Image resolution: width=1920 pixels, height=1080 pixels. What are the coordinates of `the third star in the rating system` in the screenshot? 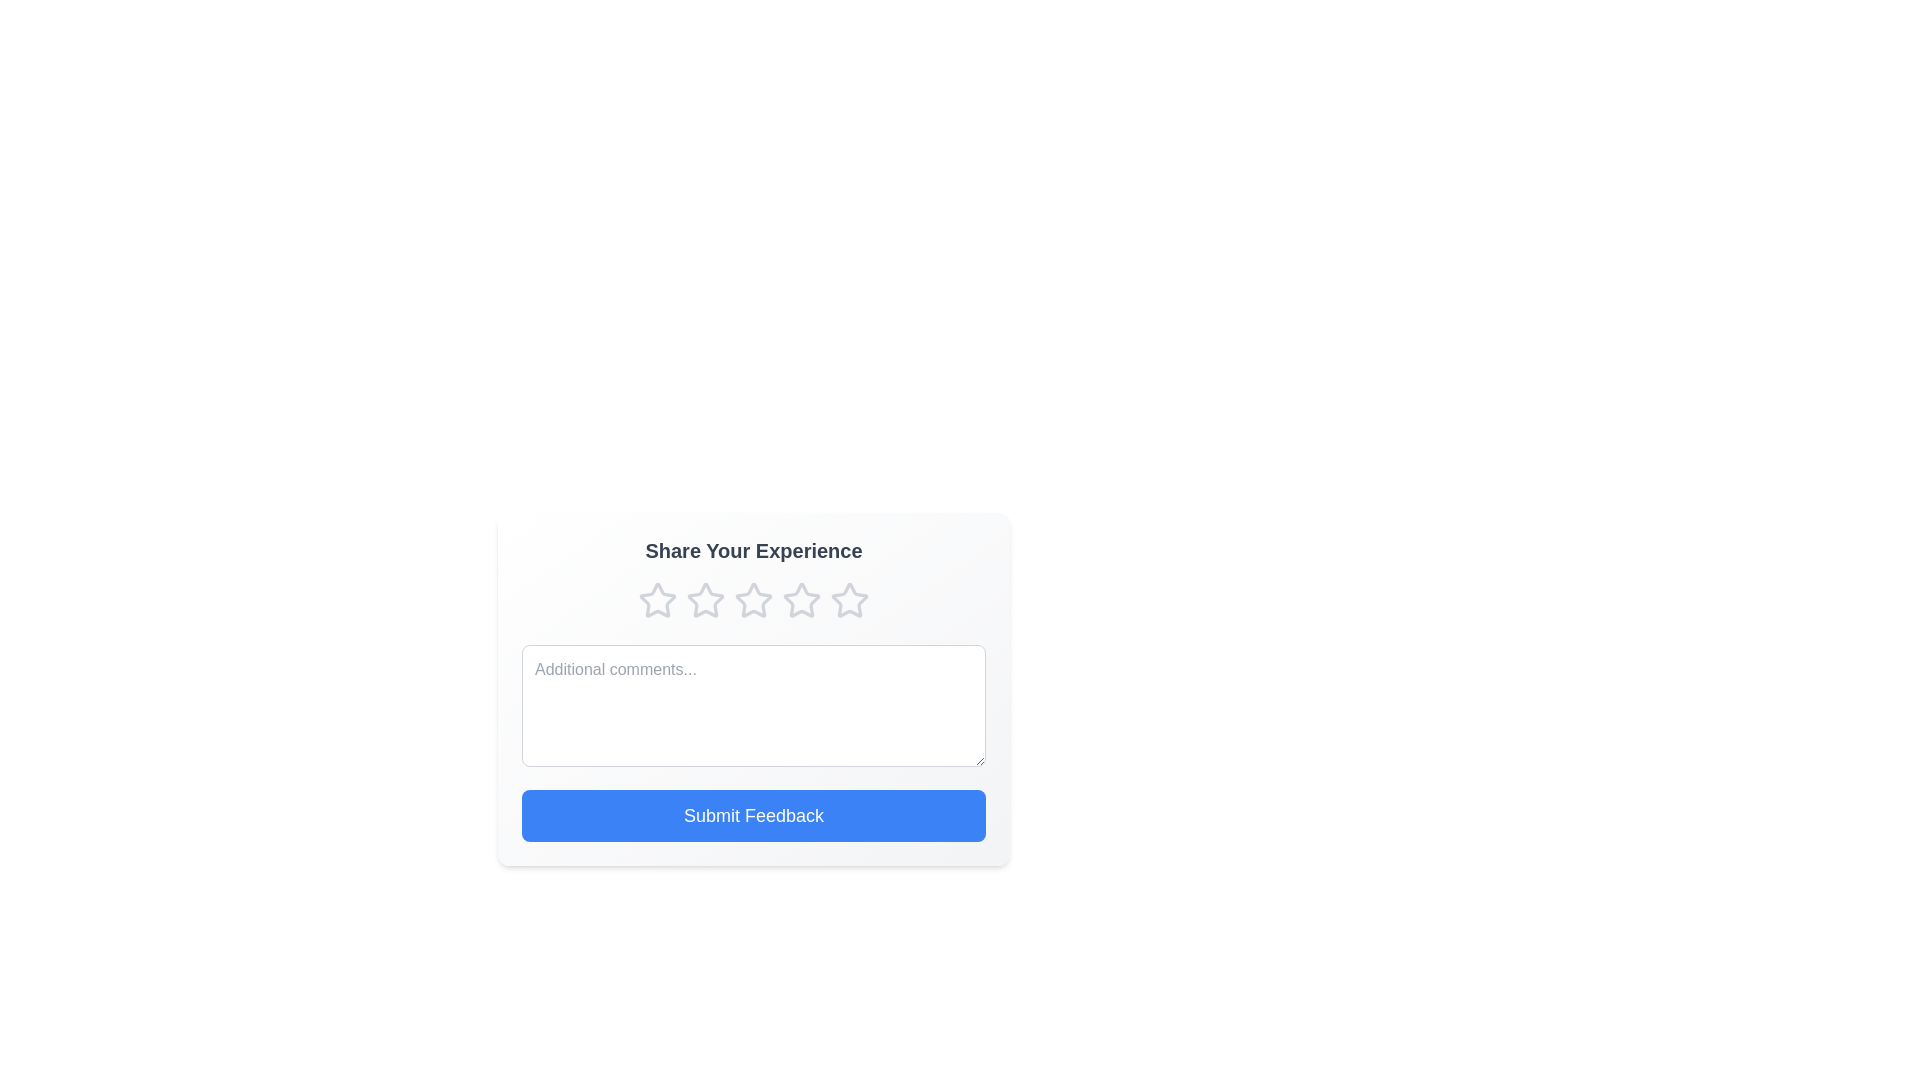 It's located at (705, 600).